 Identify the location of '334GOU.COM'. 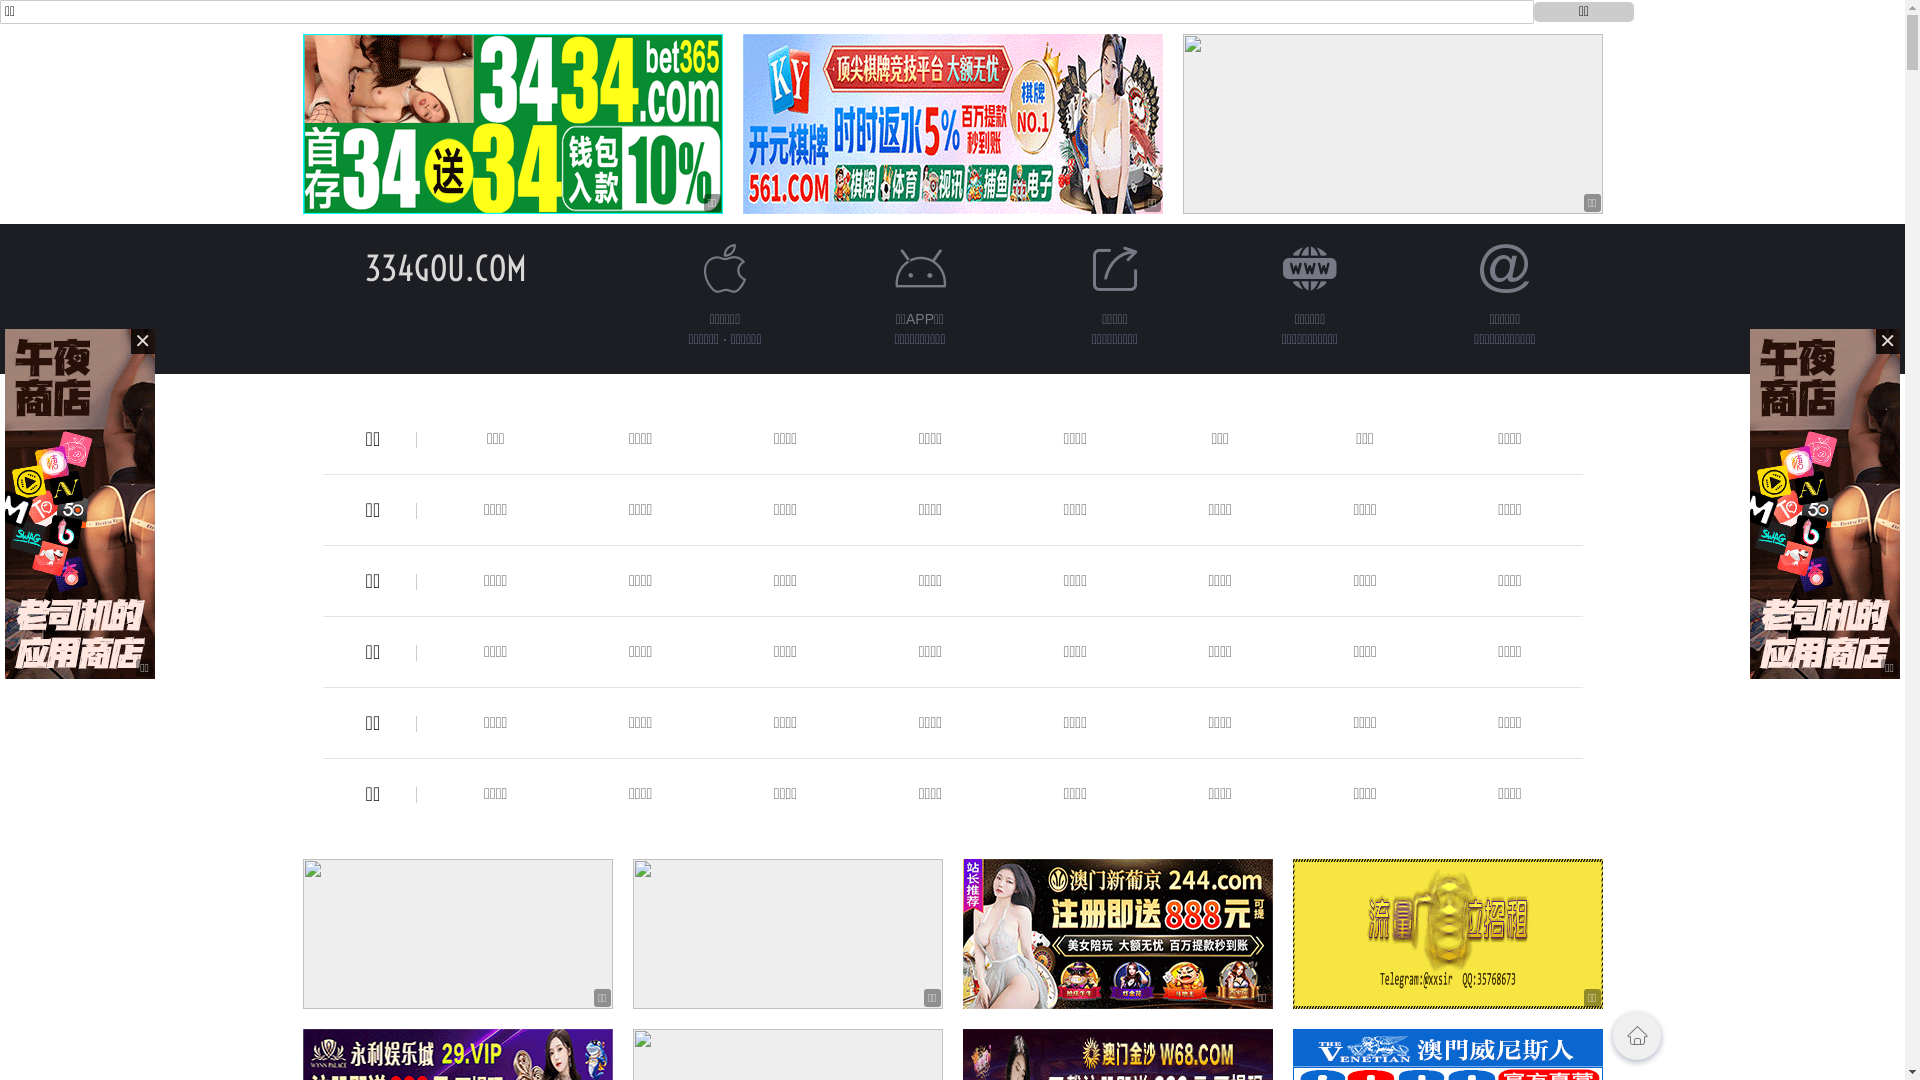
(444, 267).